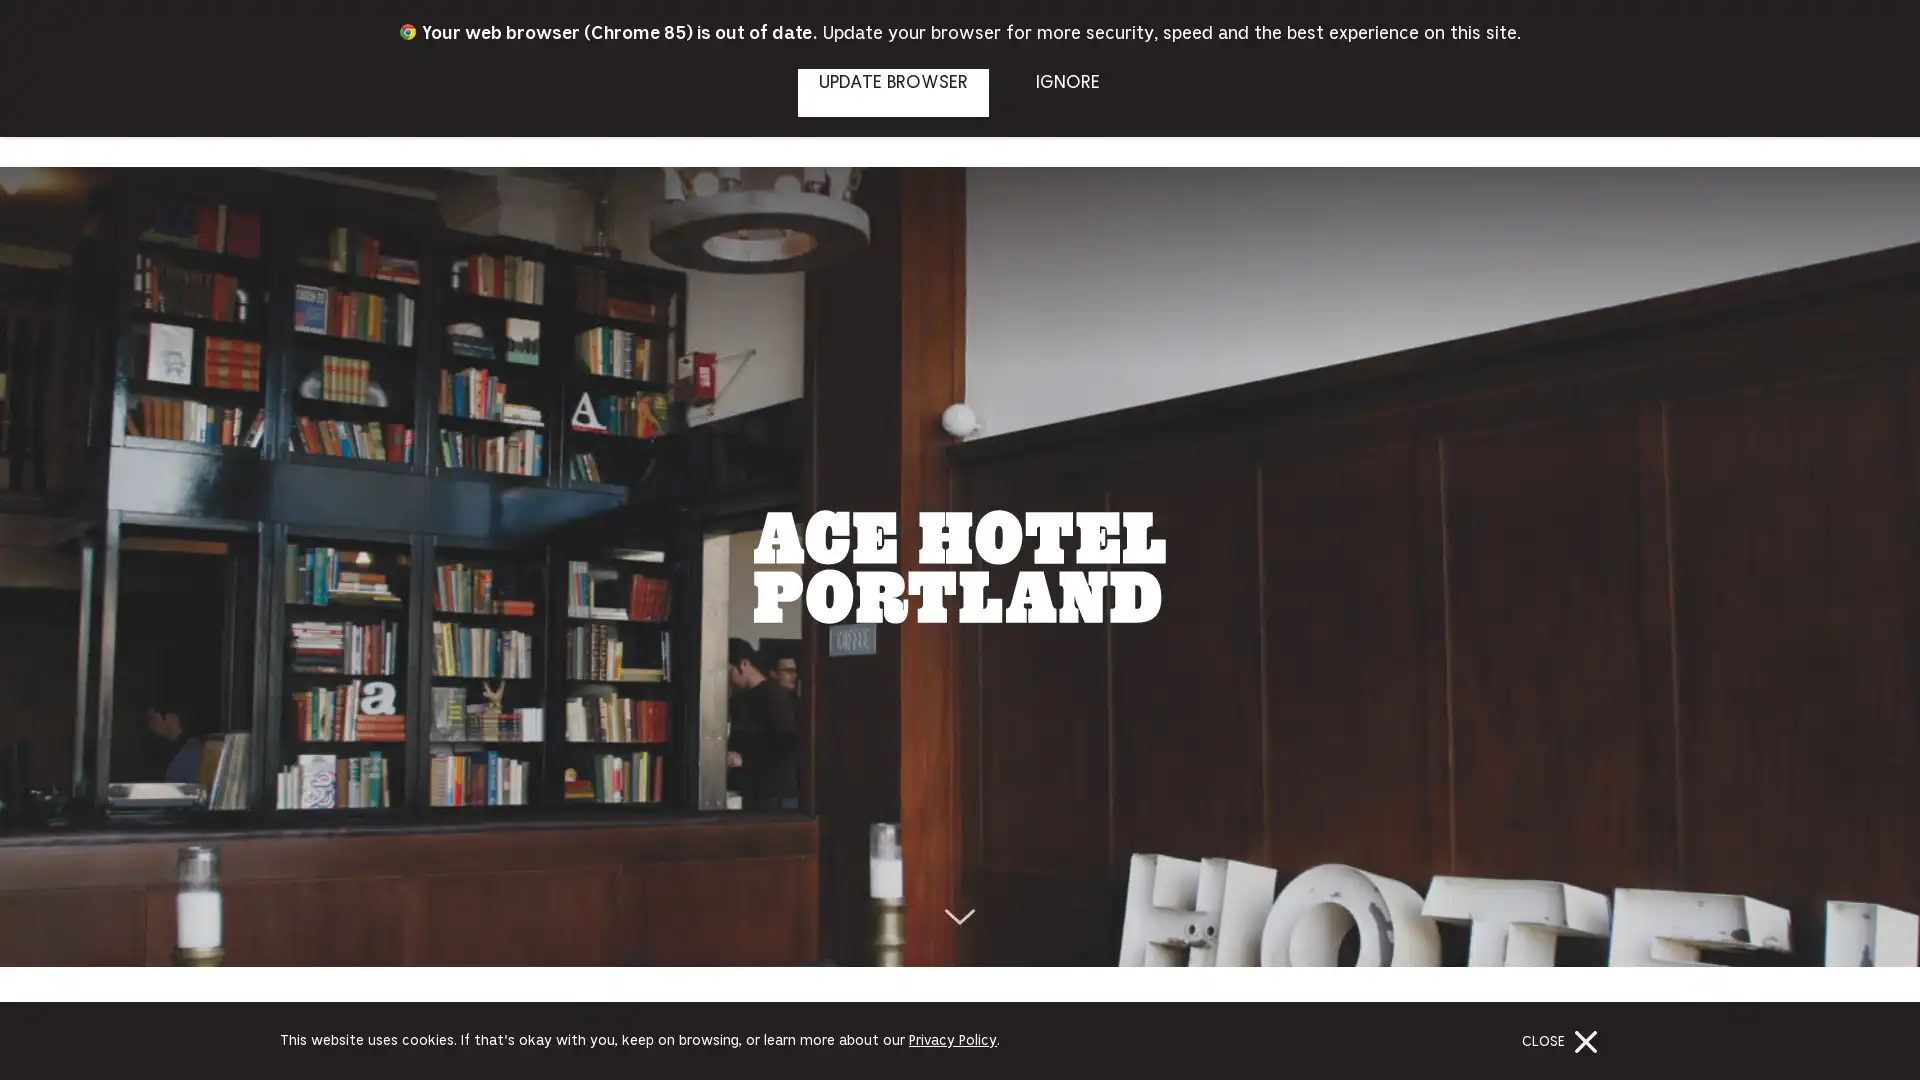 The image size is (1920, 1080). What do you see at coordinates (1066, 92) in the screenshot?
I see `IGNORE` at bounding box center [1066, 92].